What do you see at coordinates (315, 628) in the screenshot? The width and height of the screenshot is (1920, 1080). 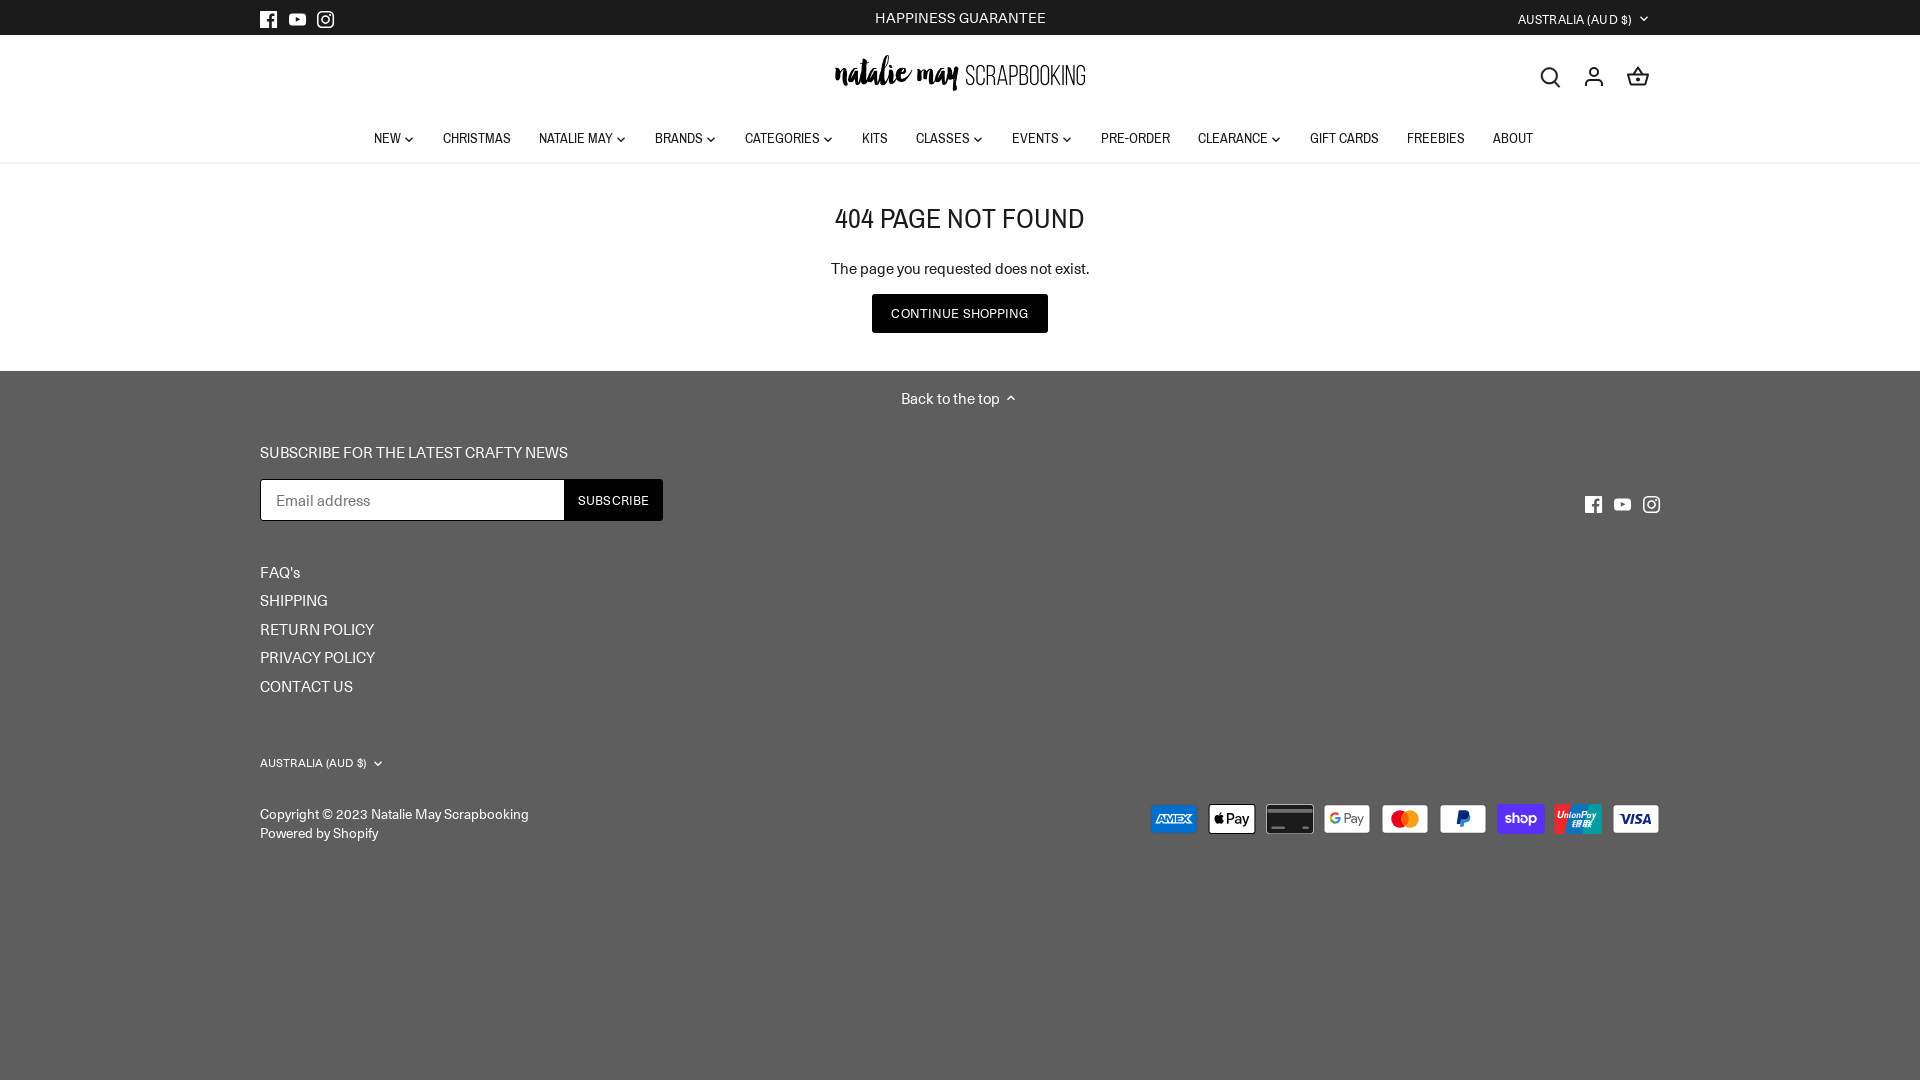 I see `'RETURN POLICY'` at bounding box center [315, 628].